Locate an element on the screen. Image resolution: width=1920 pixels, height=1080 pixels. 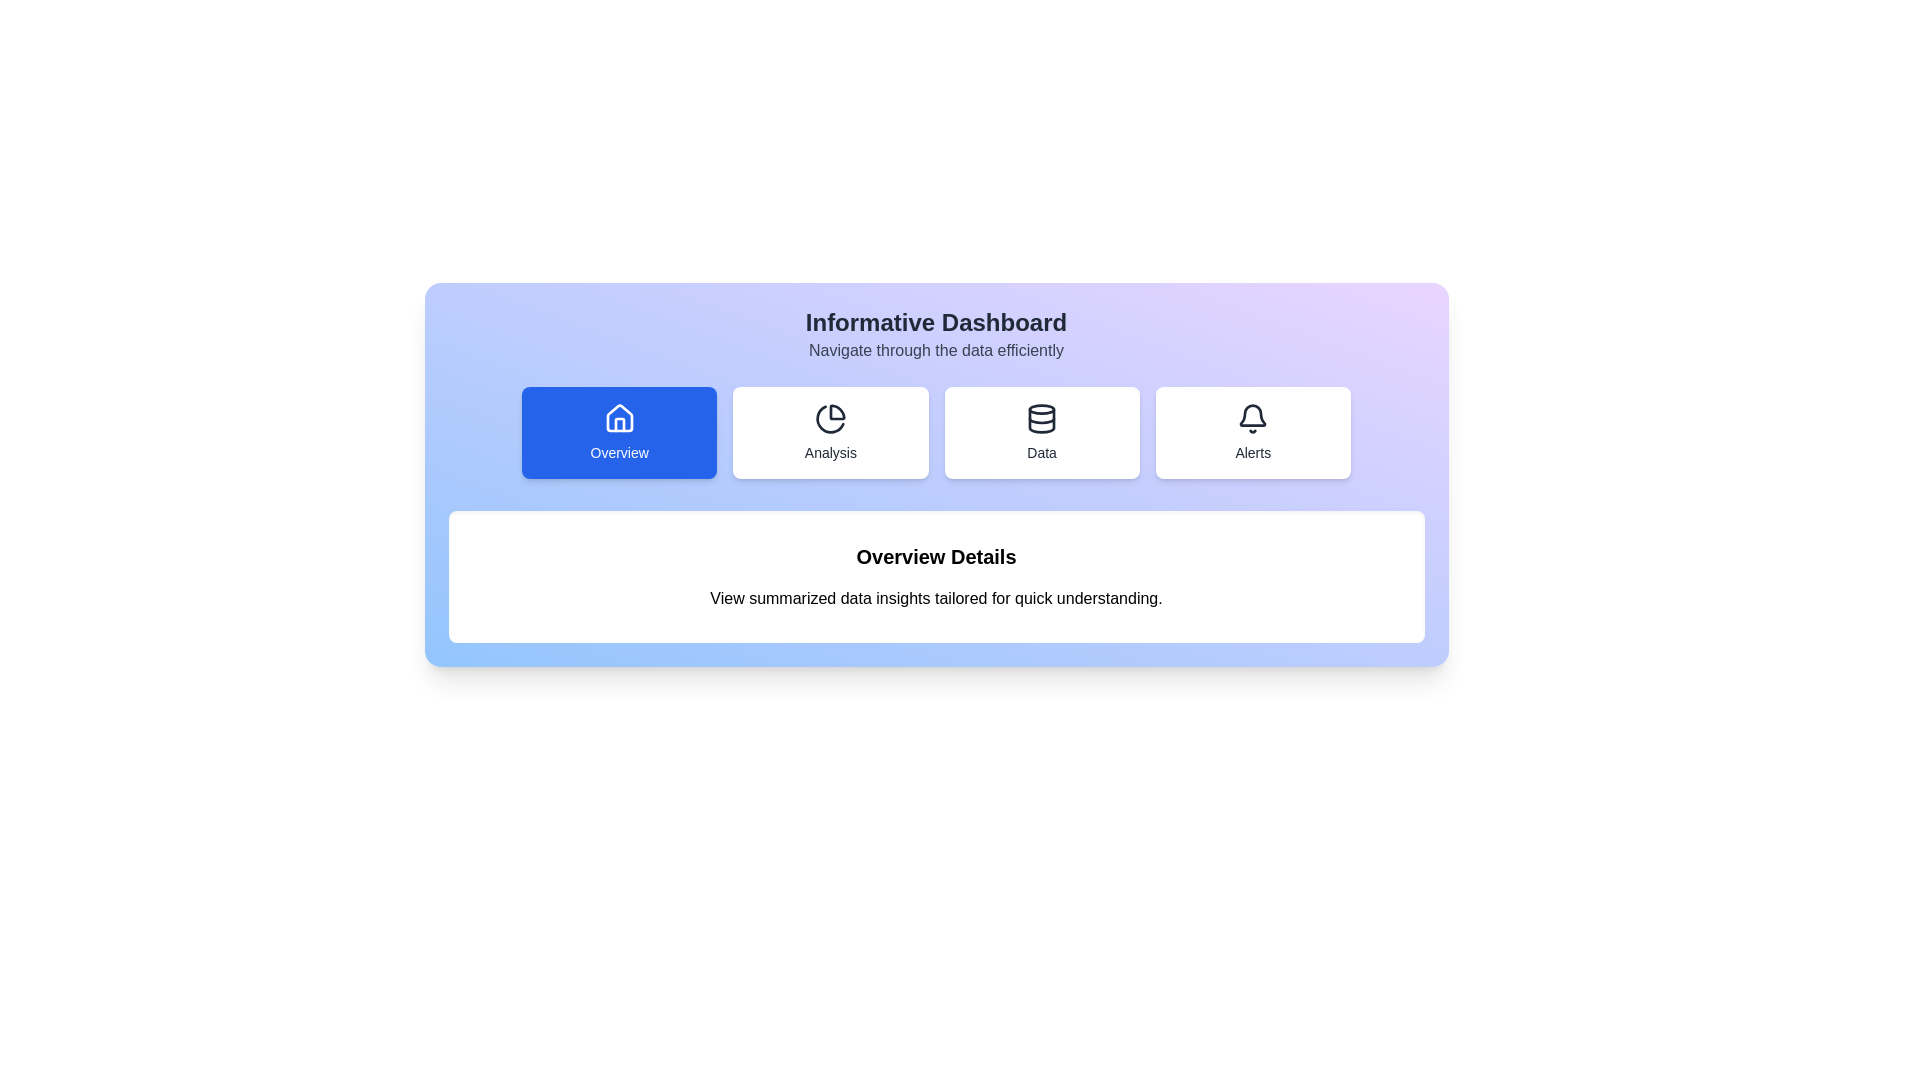
the static text element located in the lower part of the 'Overview Details' section, directly beneath the header text 'Overview Details.' is located at coordinates (935, 597).